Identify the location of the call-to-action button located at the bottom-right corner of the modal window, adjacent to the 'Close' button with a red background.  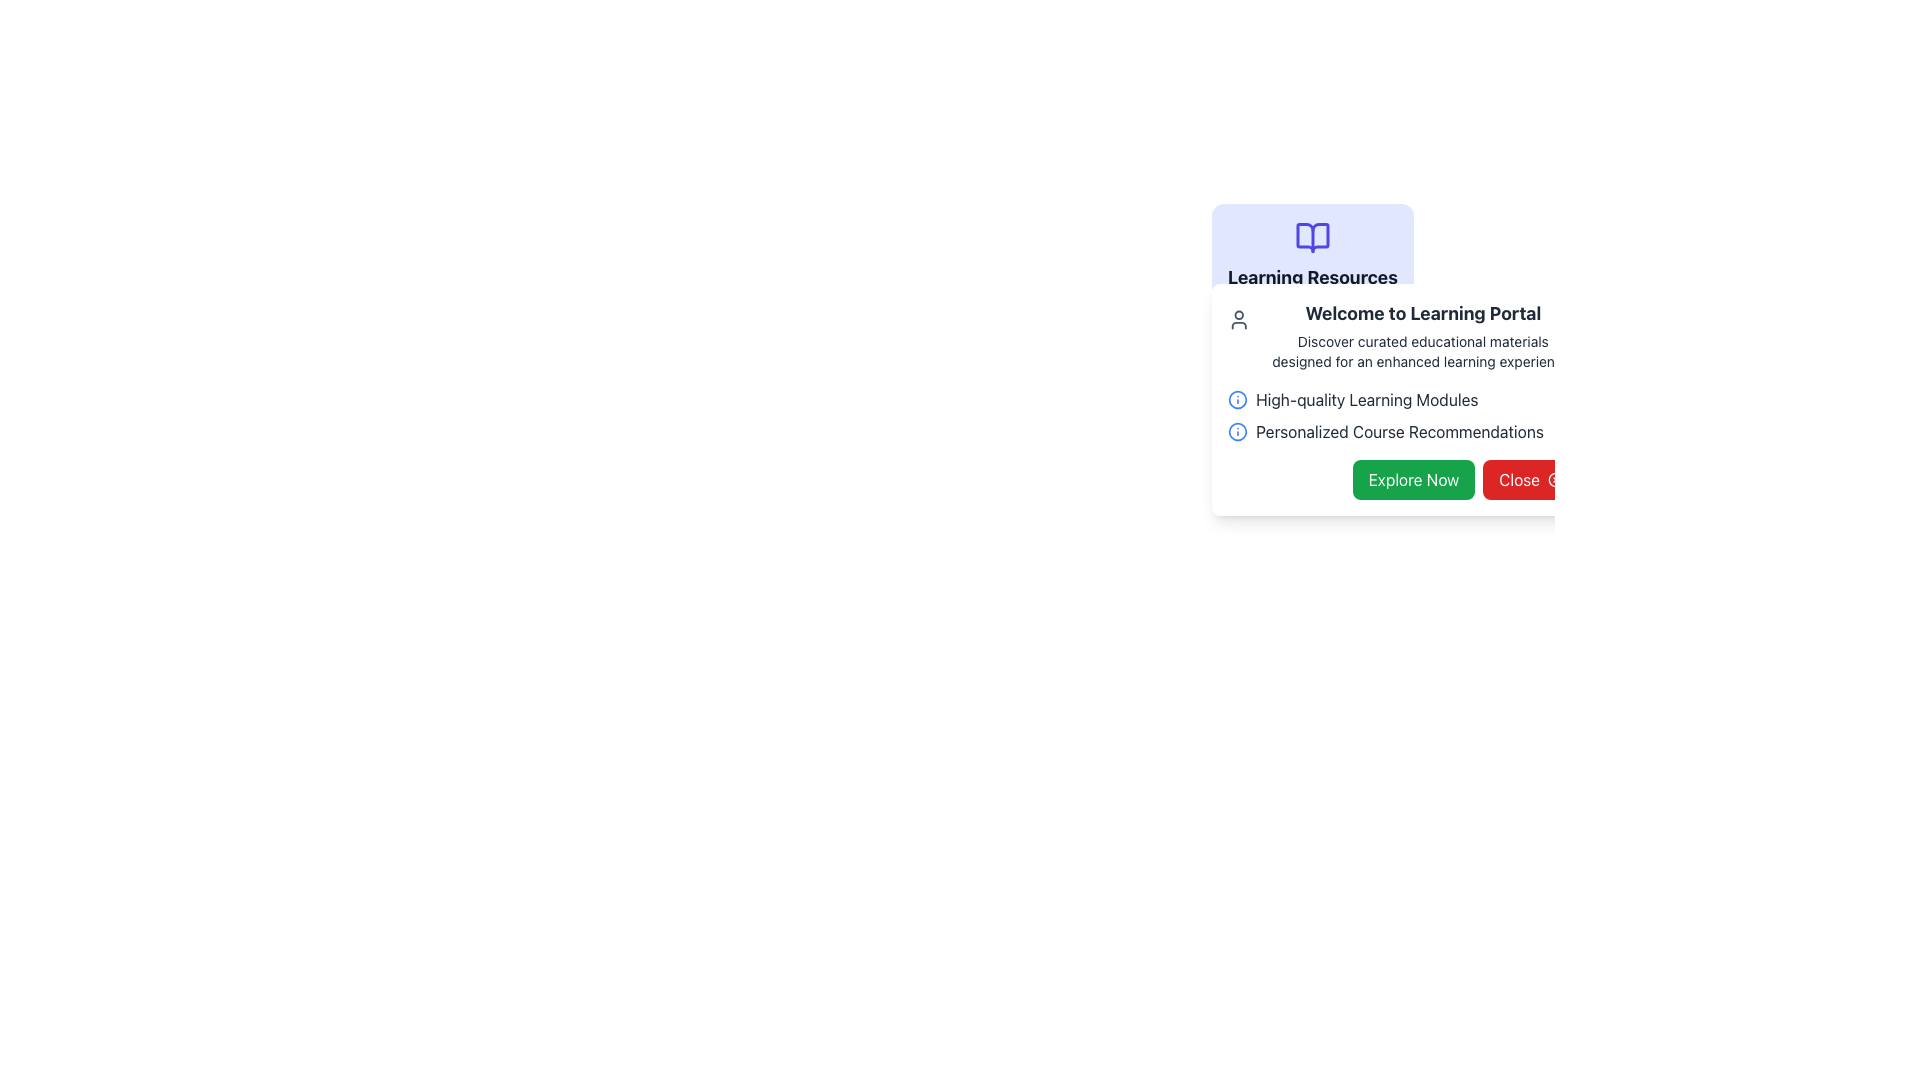
(1412, 479).